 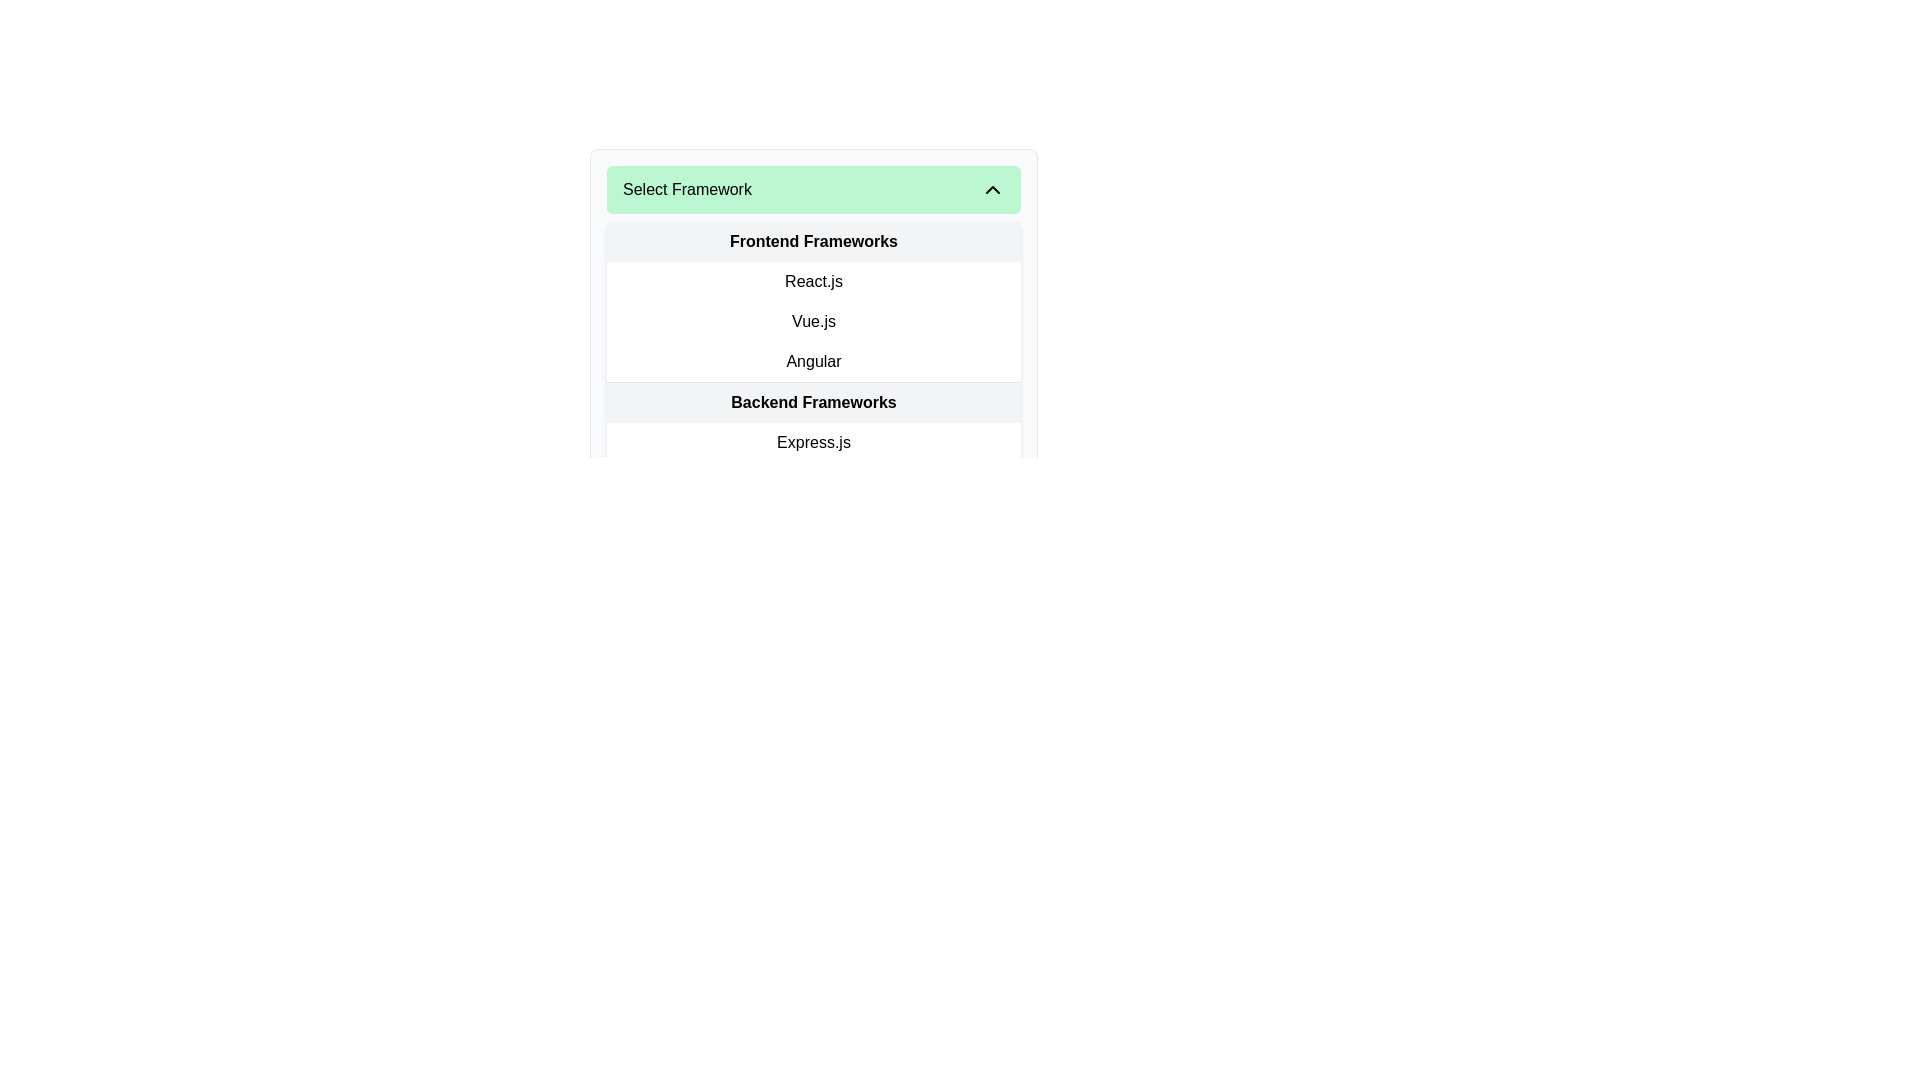 What do you see at coordinates (814, 482) in the screenshot?
I see `to select the 'Express.js' option from the first item in the 'Backend Frameworks' list` at bounding box center [814, 482].